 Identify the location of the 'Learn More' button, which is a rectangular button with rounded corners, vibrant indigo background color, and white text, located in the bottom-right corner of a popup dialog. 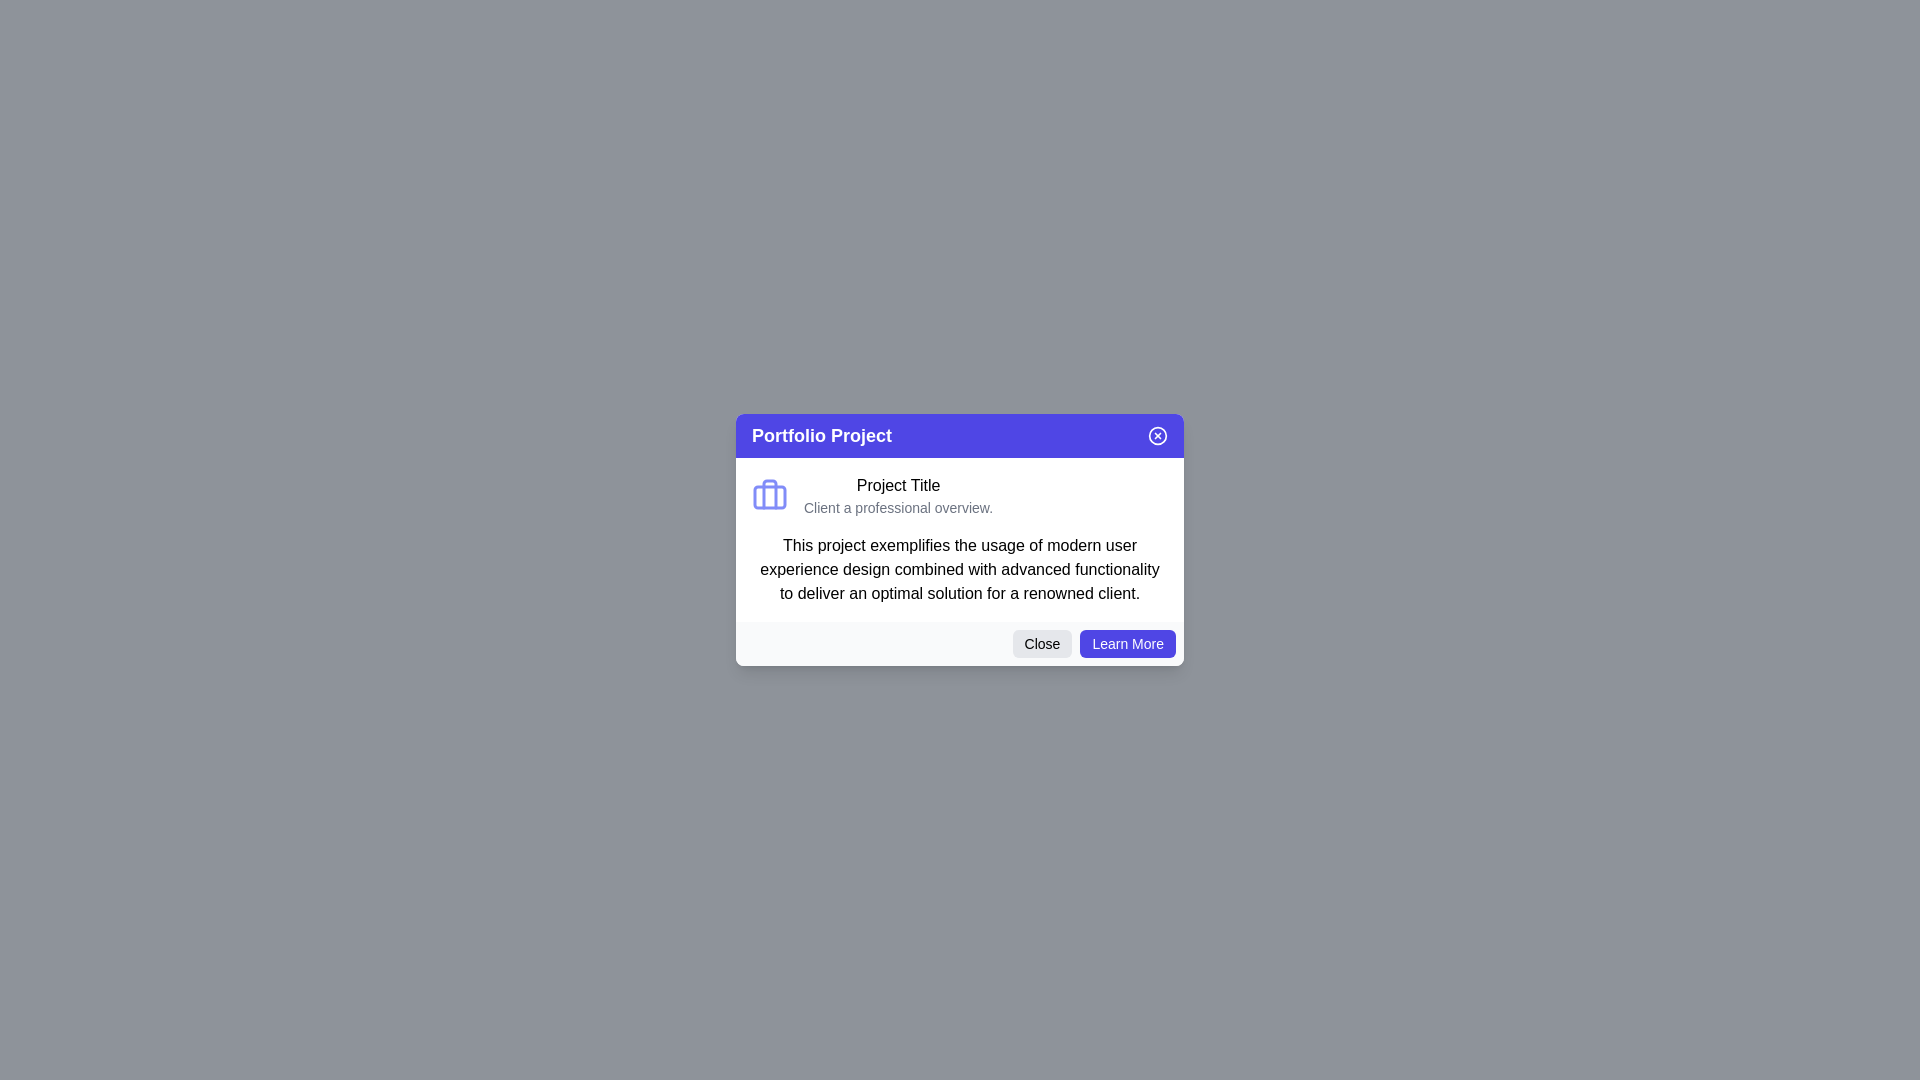
(1128, 644).